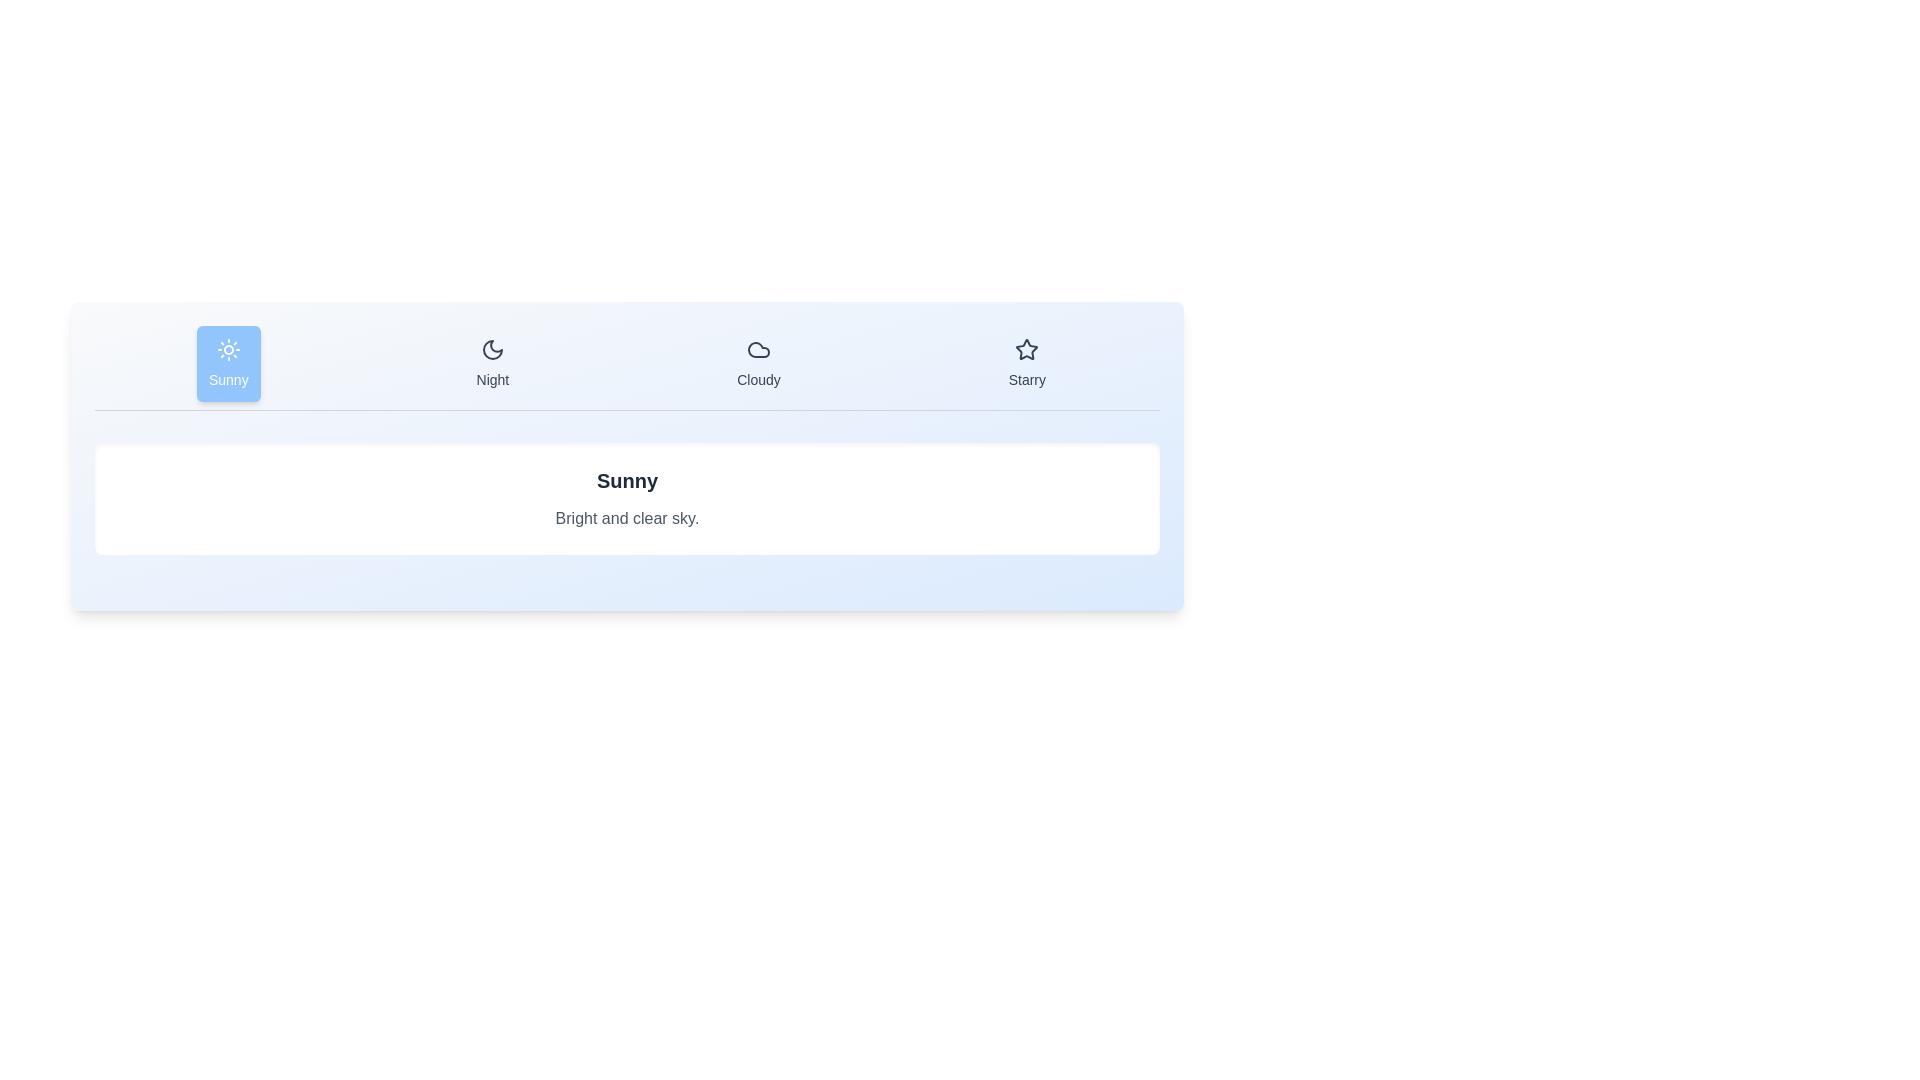 The height and width of the screenshot is (1080, 1920). Describe the element at coordinates (492, 363) in the screenshot. I see `the weather condition tab labeled 'Night' to view its description` at that location.